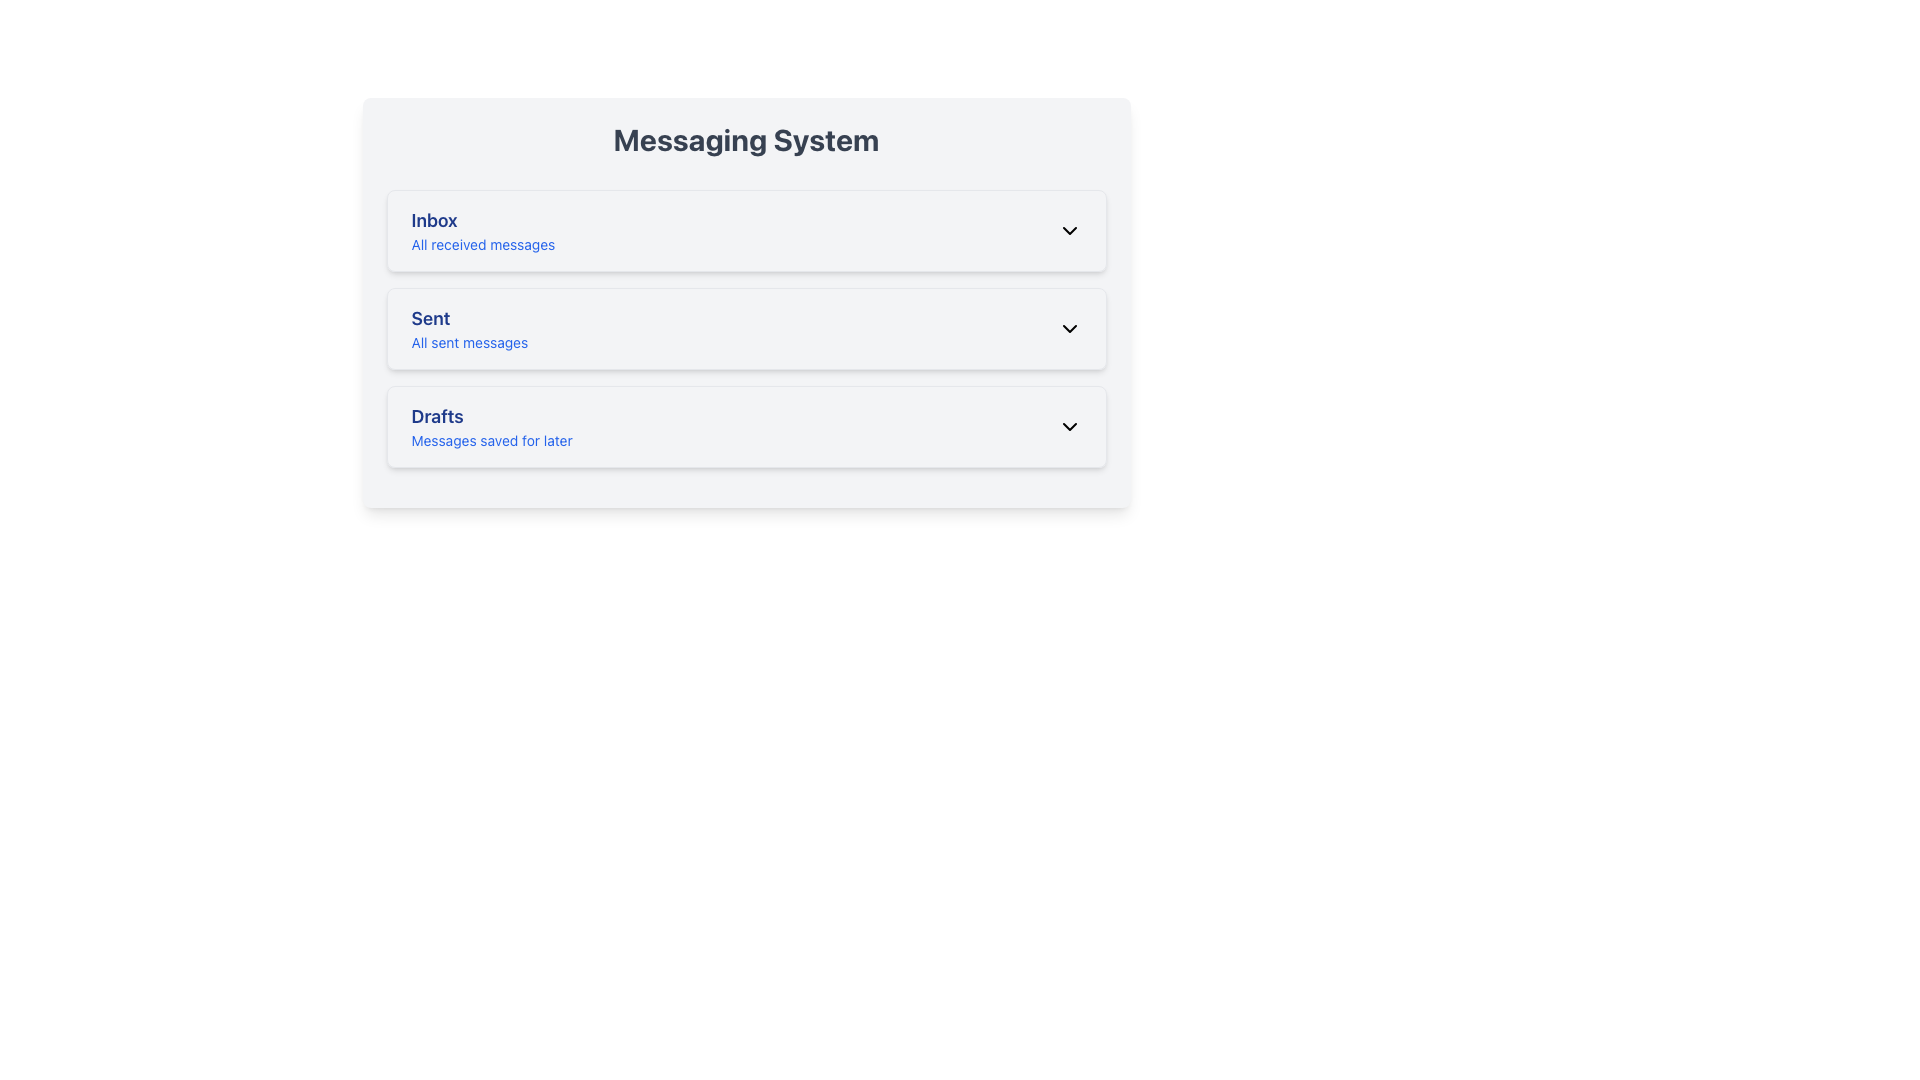  I want to click on the content of the 'Drafts' text element, which contains a bold header and a subtitle, located at the specified coordinates, so click(492, 426).